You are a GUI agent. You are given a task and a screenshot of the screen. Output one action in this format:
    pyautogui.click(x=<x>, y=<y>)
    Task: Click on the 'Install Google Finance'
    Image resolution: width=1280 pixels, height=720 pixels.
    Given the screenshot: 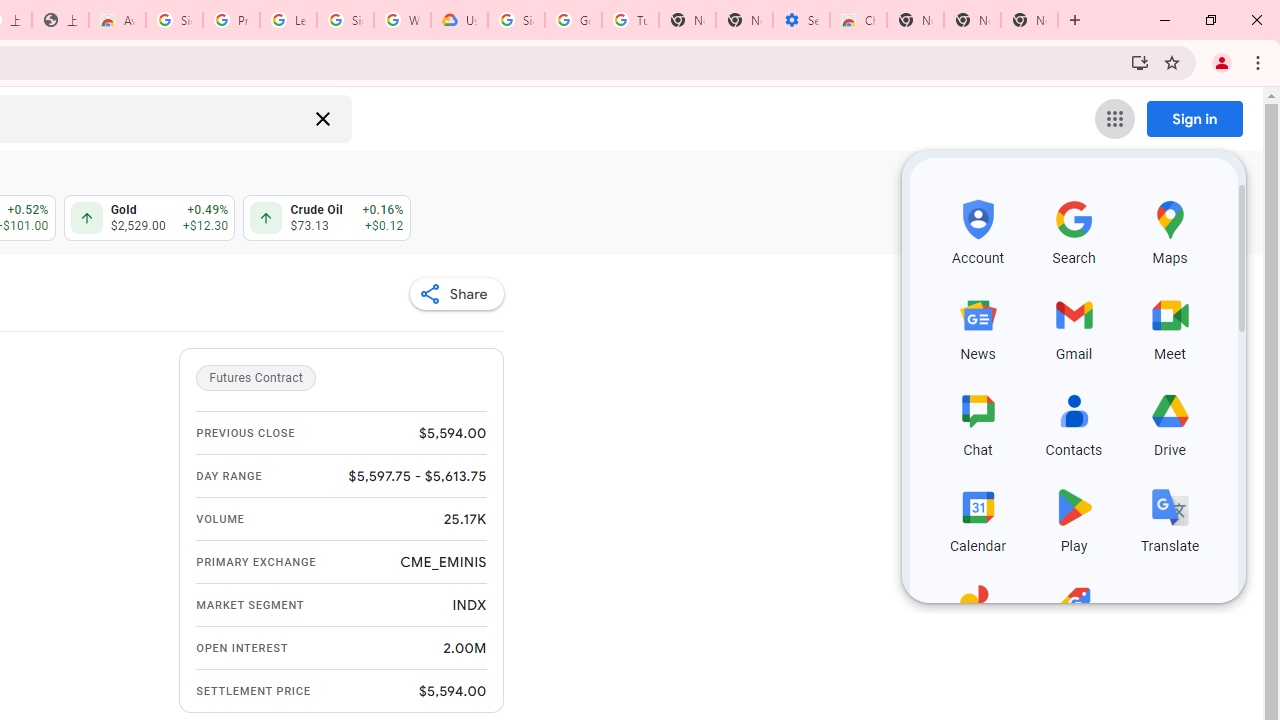 What is the action you would take?
    pyautogui.click(x=1139, y=61)
    